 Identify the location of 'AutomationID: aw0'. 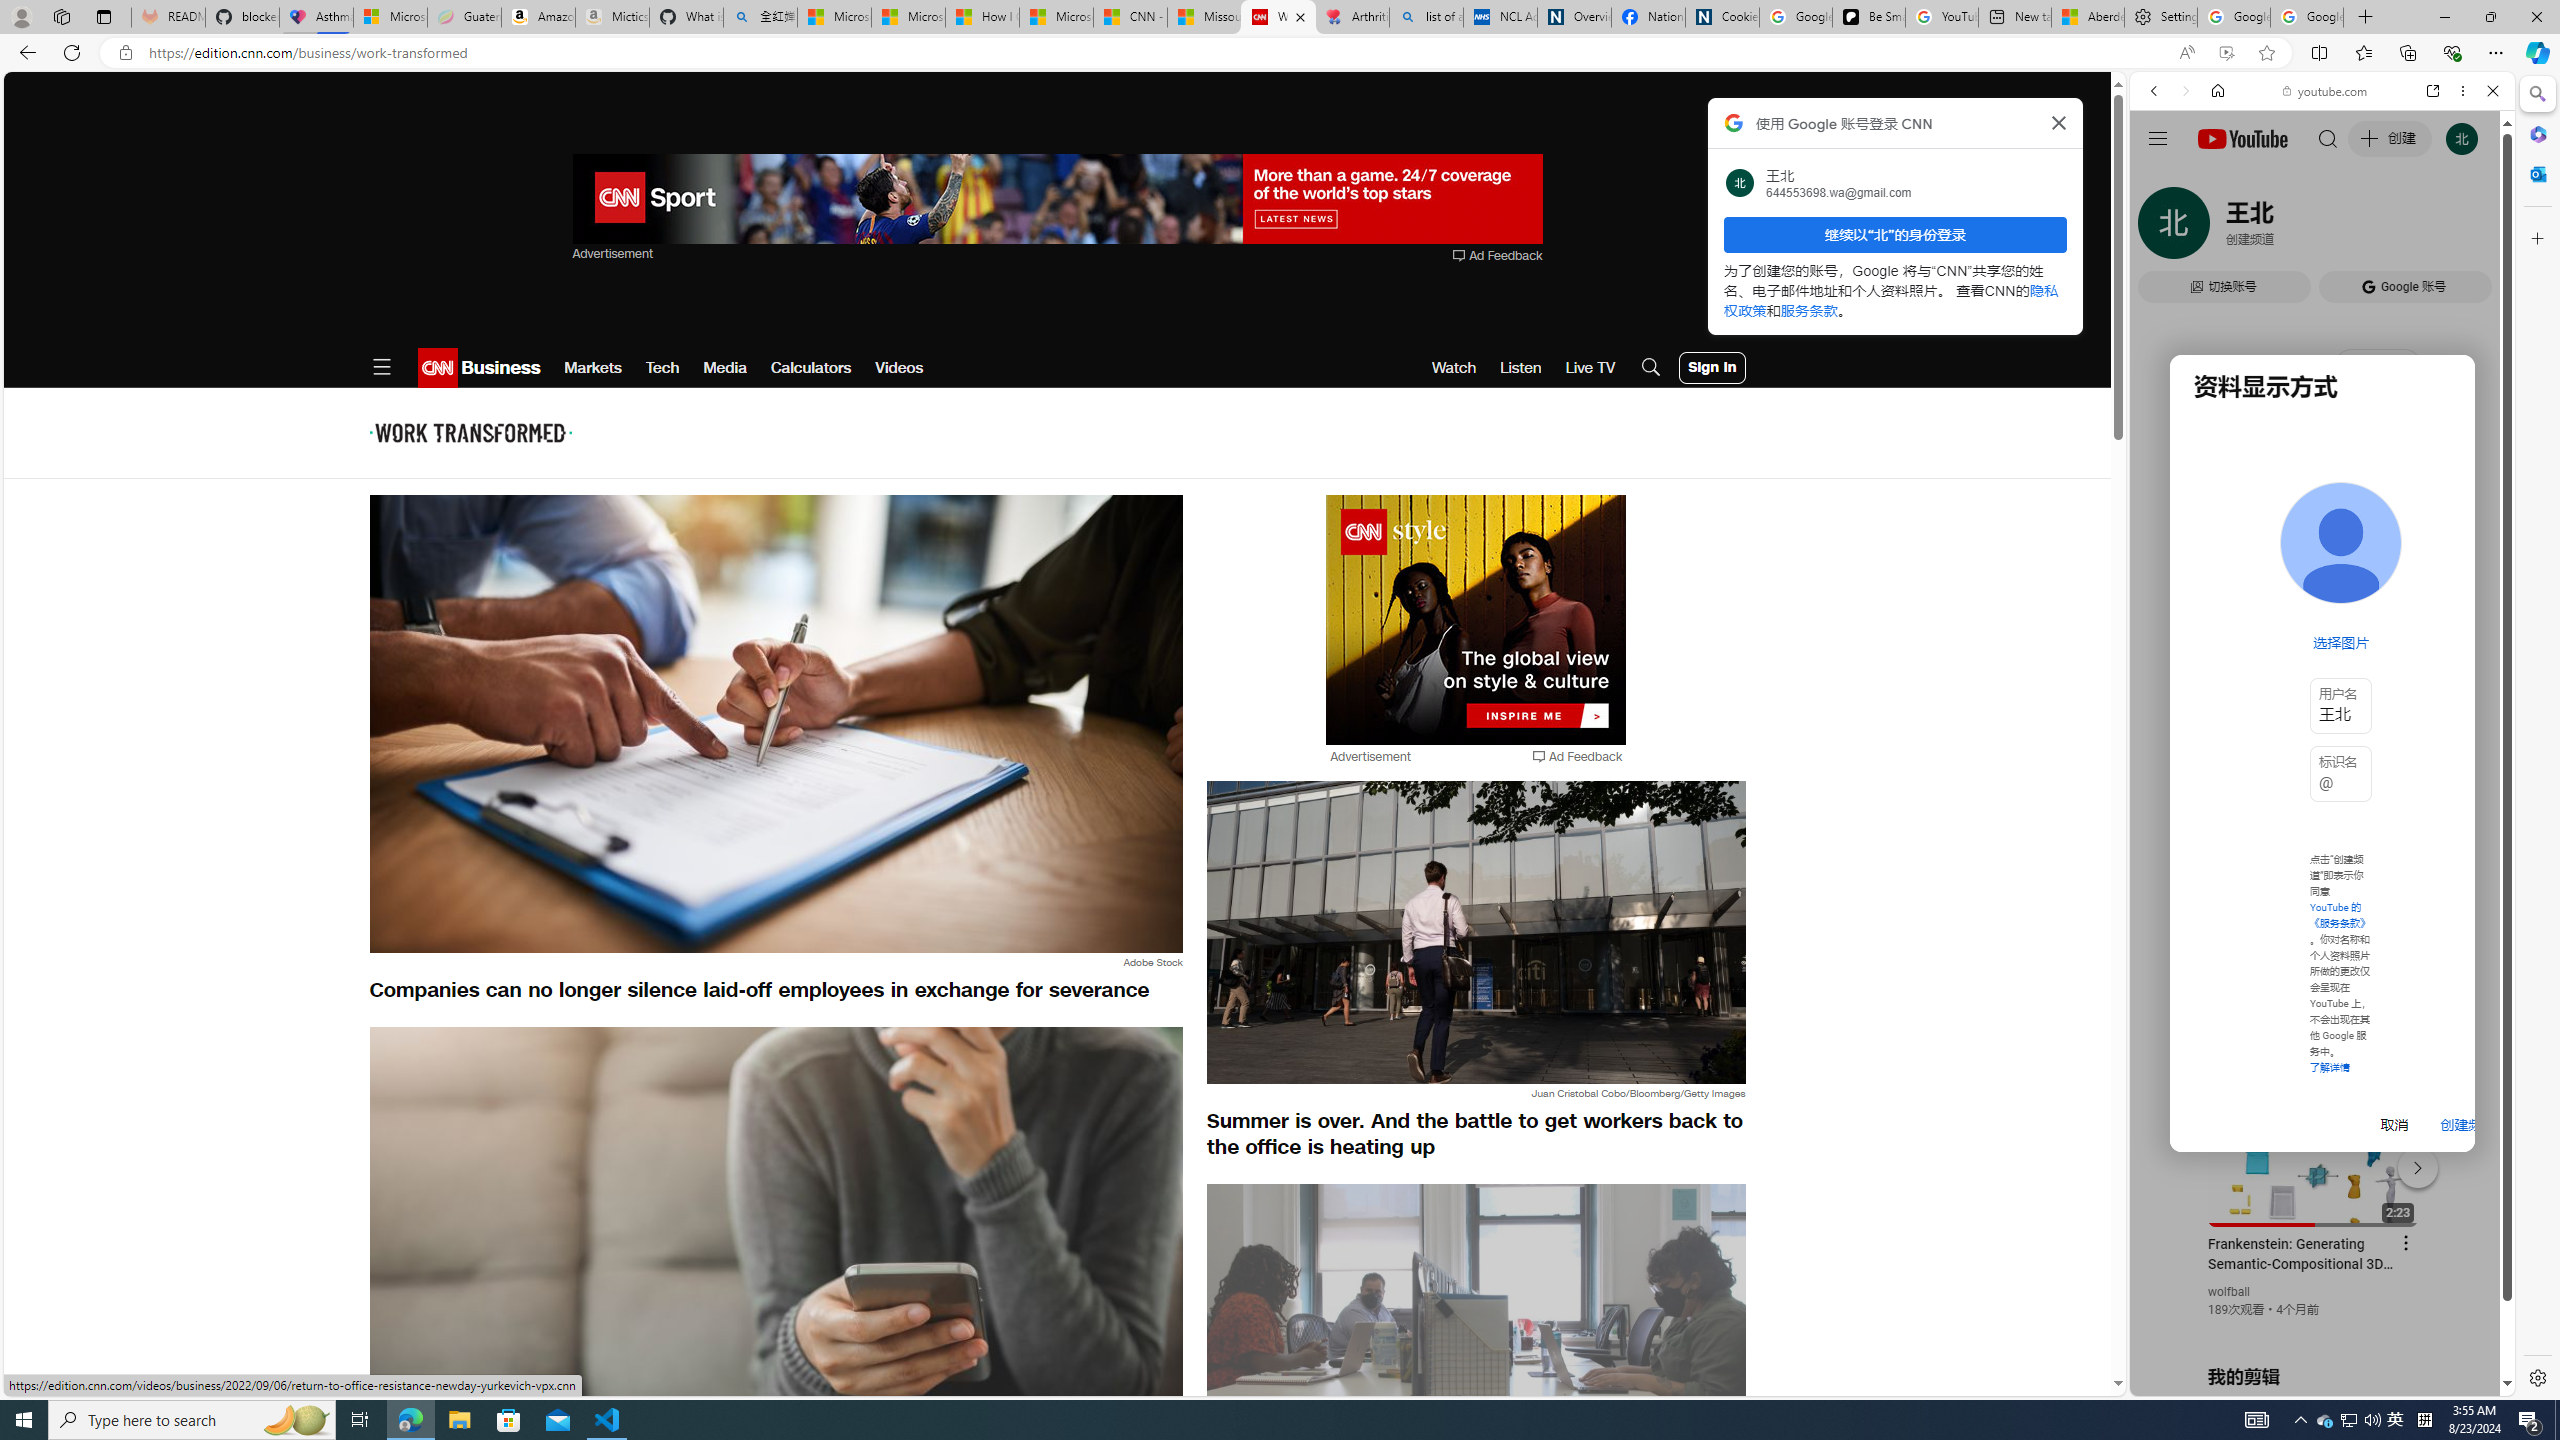
(1476, 620).